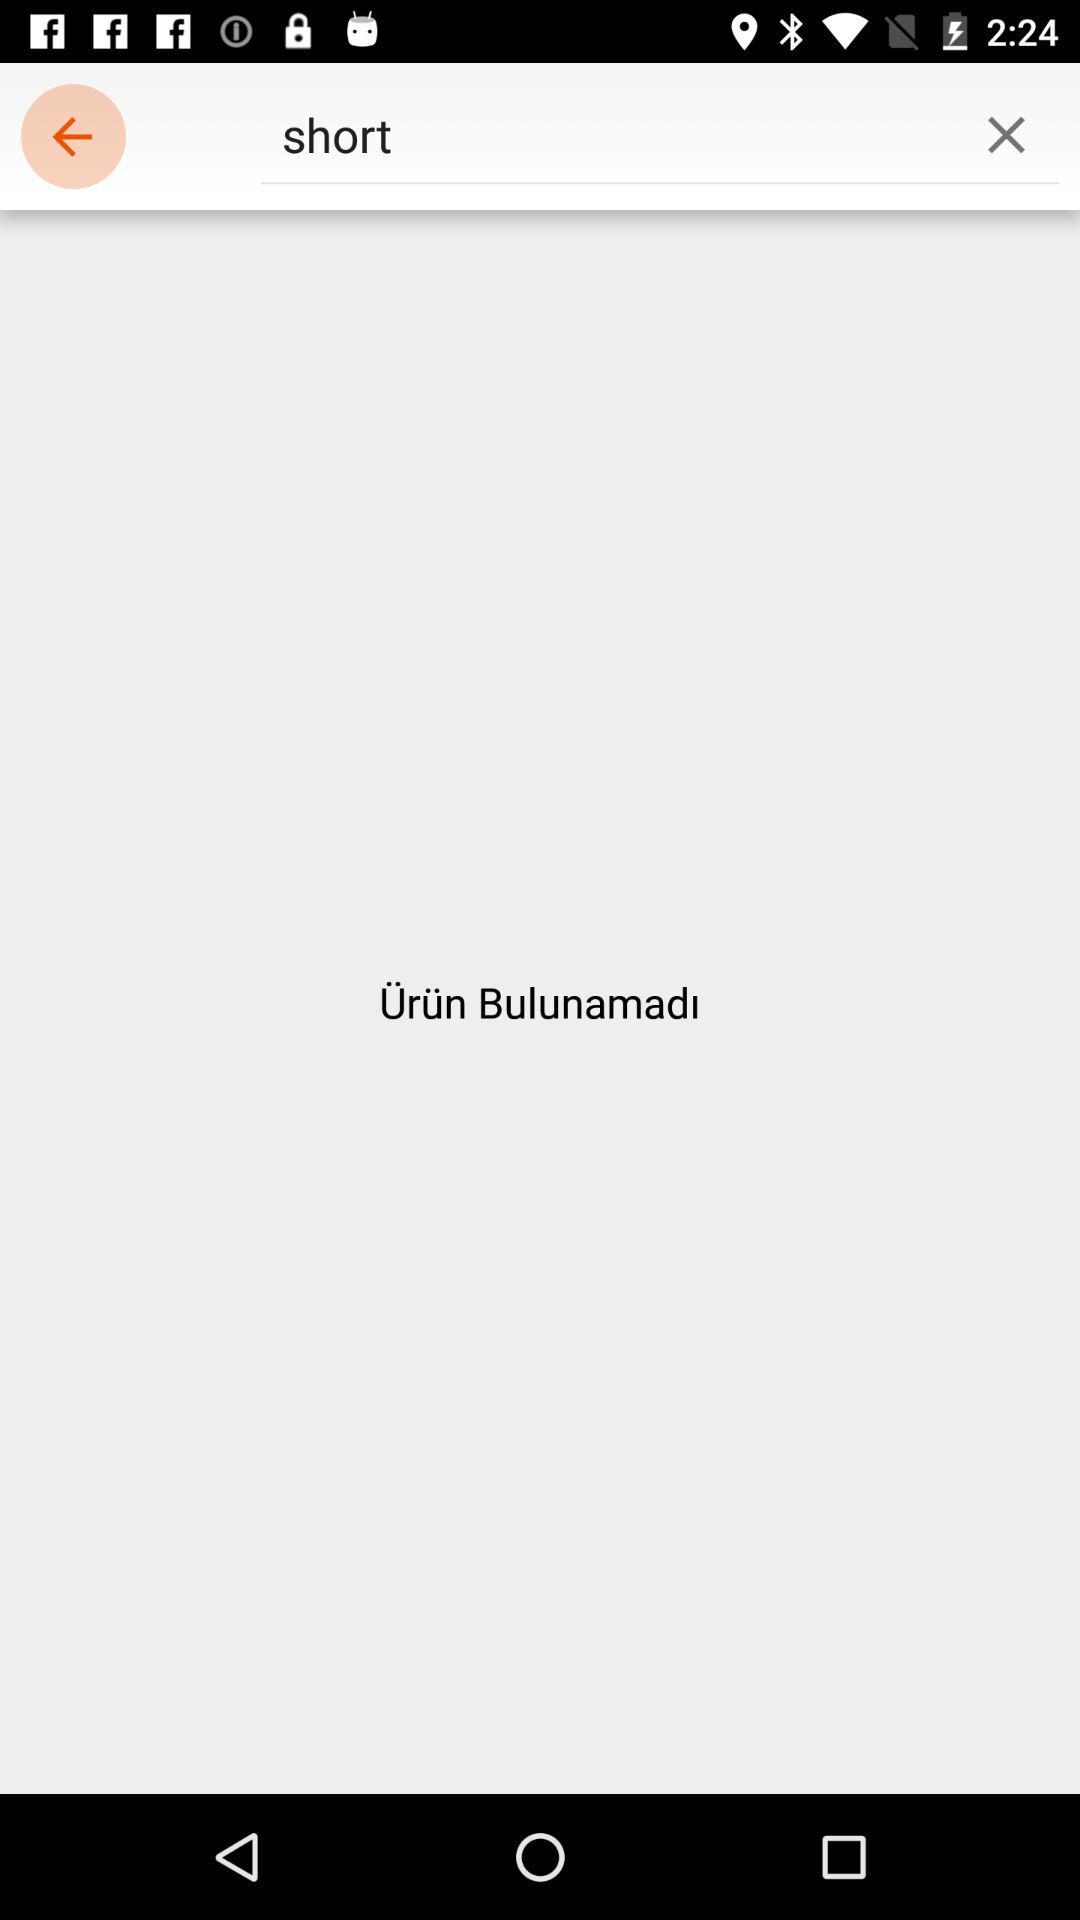 Image resolution: width=1080 pixels, height=1920 pixels. What do you see at coordinates (1006, 133) in the screenshot?
I see `the icon at the top right corner` at bounding box center [1006, 133].